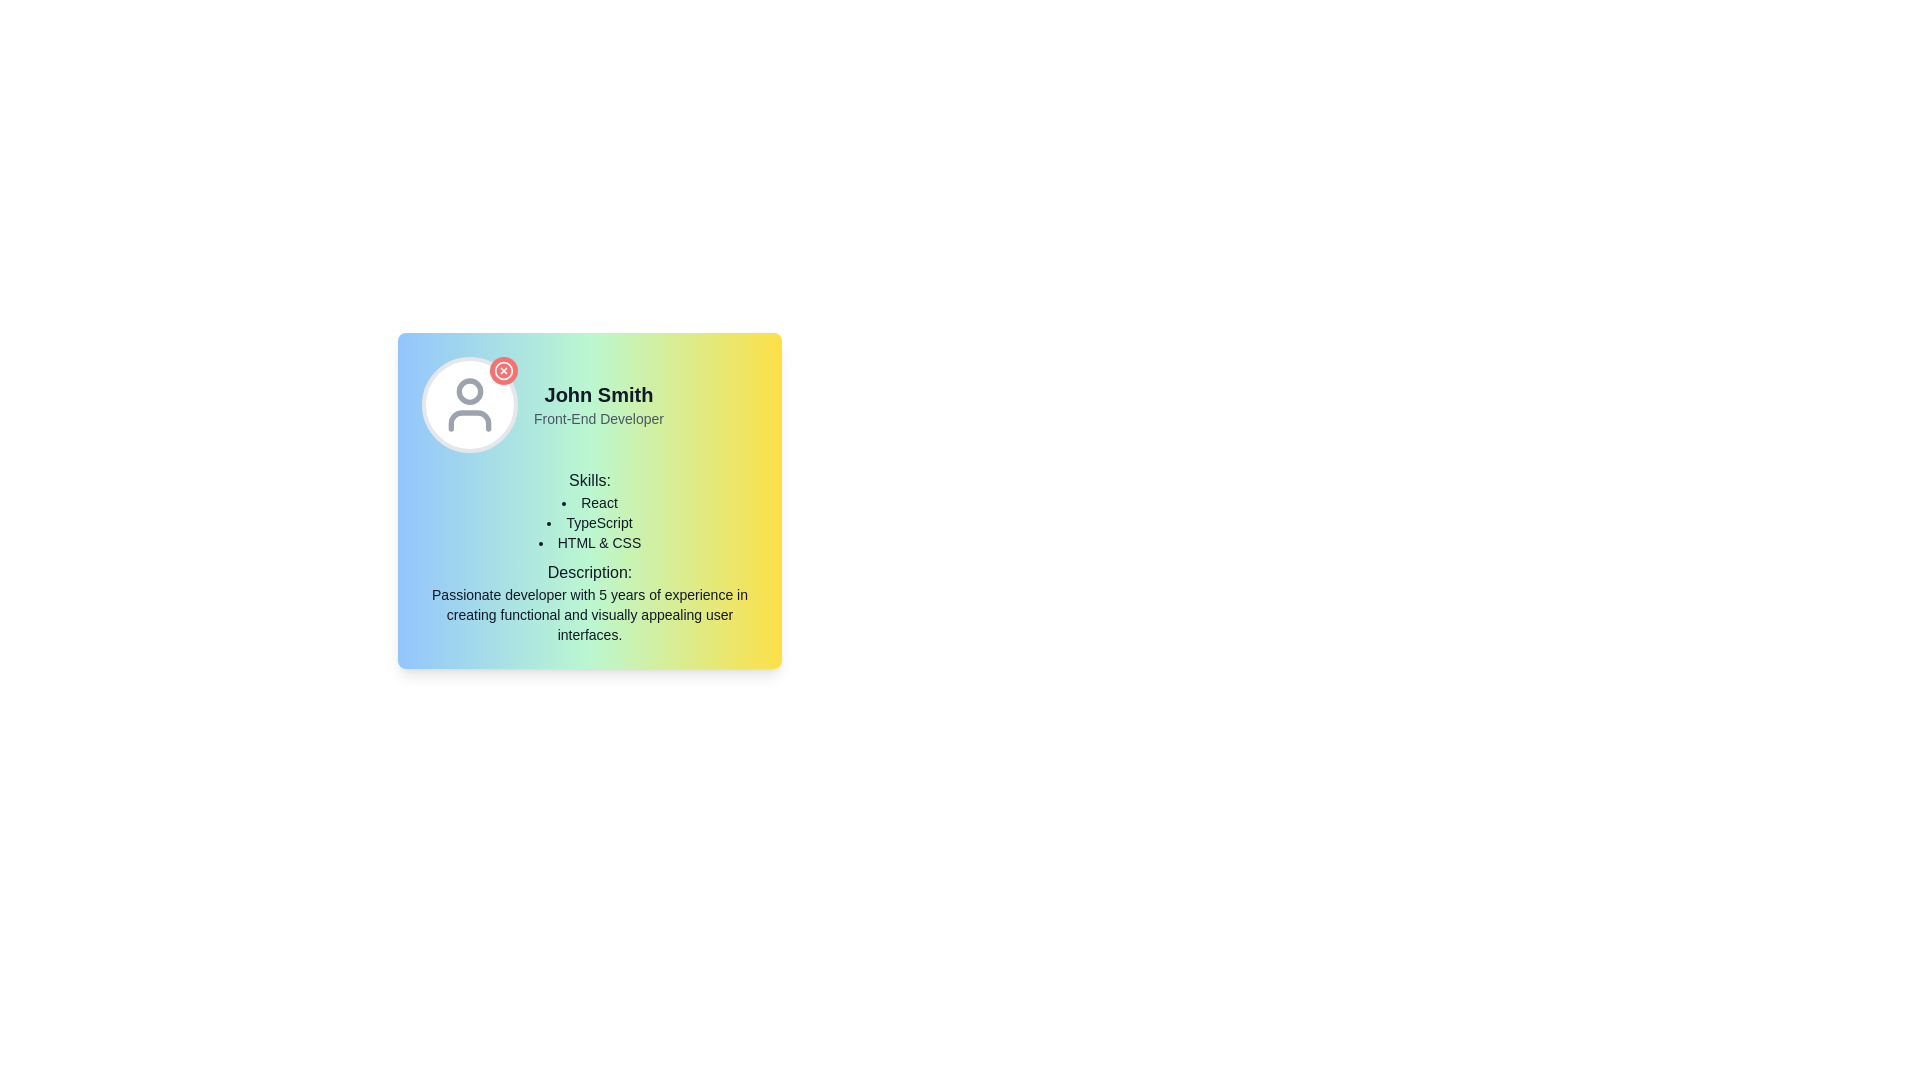 Image resolution: width=1920 pixels, height=1080 pixels. What do you see at coordinates (589, 556) in the screenshot?
I see `text content of the Text block that describes the skills and experience of the individual, located below the header 'John Smith' and his title 'Front-End Developer' within a rectangular card` at bounding box center [589, 556].